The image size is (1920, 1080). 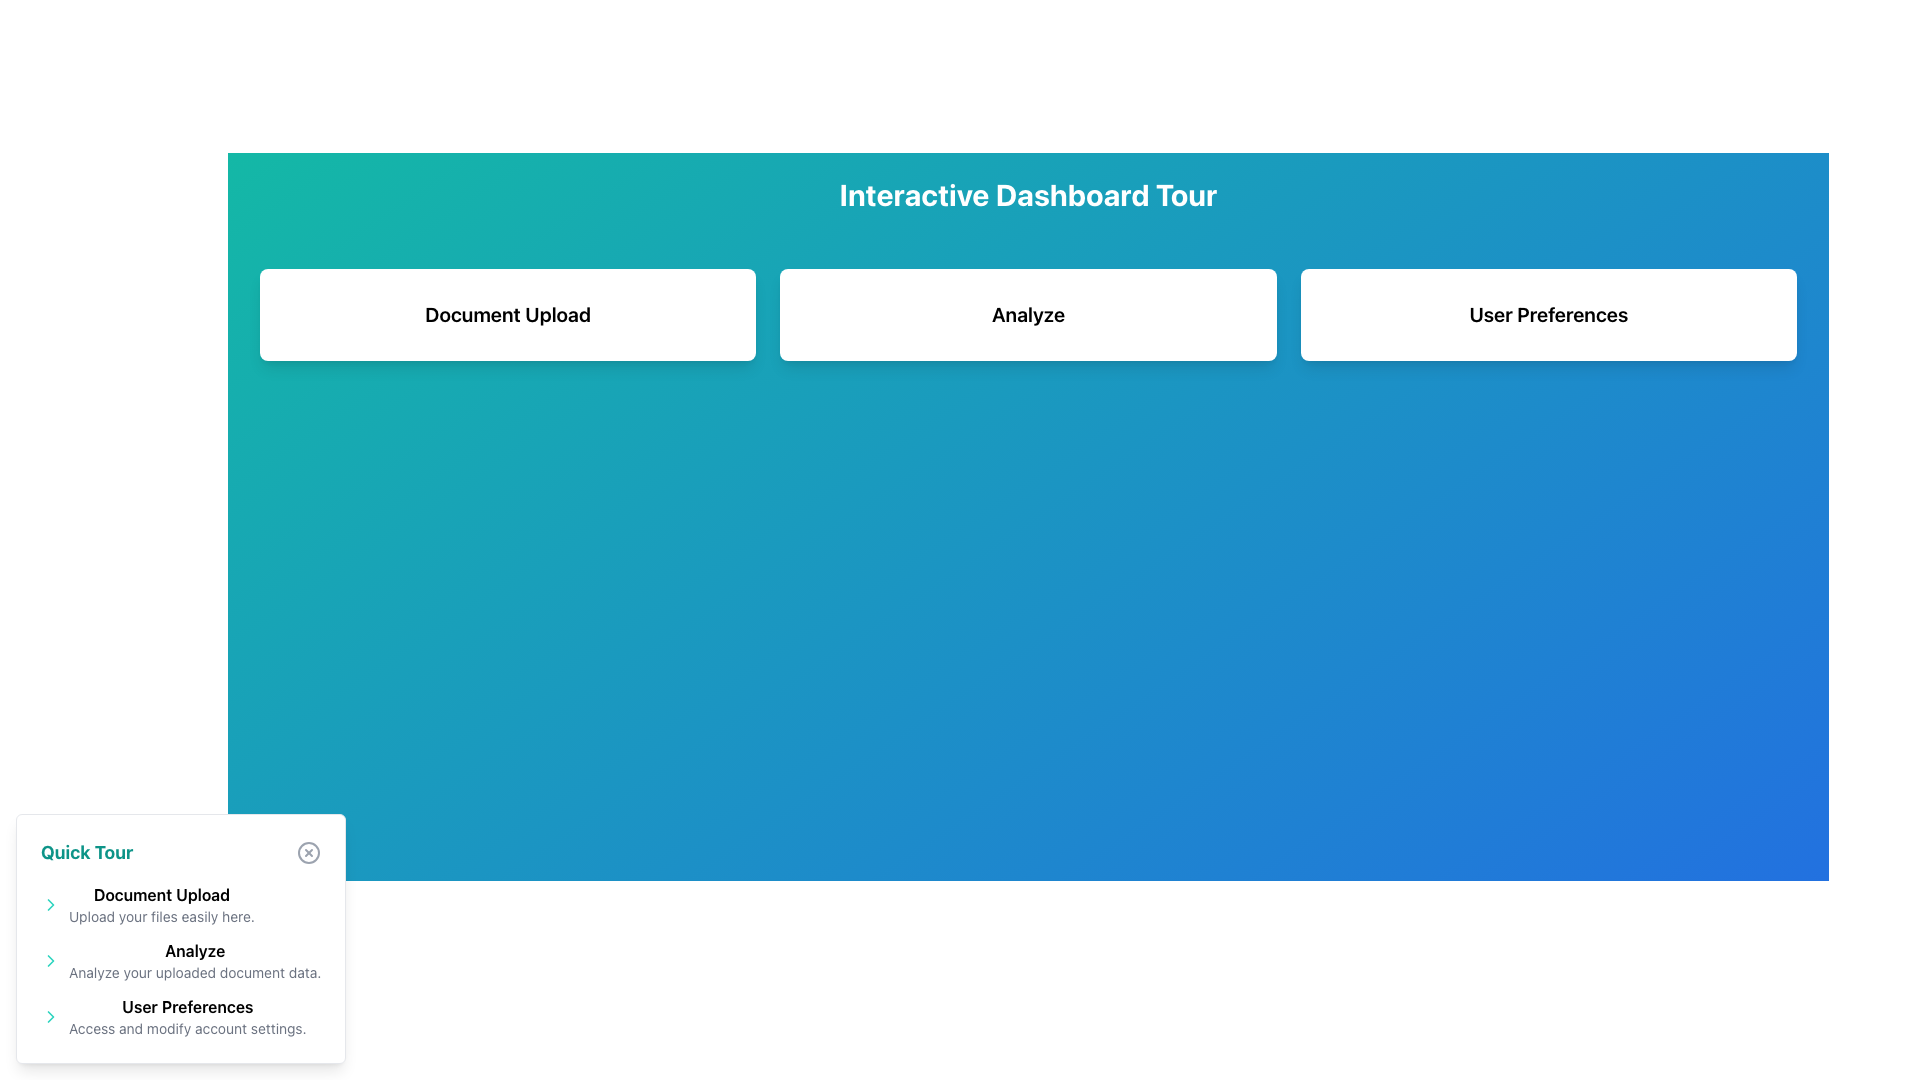 I want to click on the right-pointing teal chevron icon next to the 'User Preferences' text in the 'Quick Tour' card, so click(x=51, y=1017).